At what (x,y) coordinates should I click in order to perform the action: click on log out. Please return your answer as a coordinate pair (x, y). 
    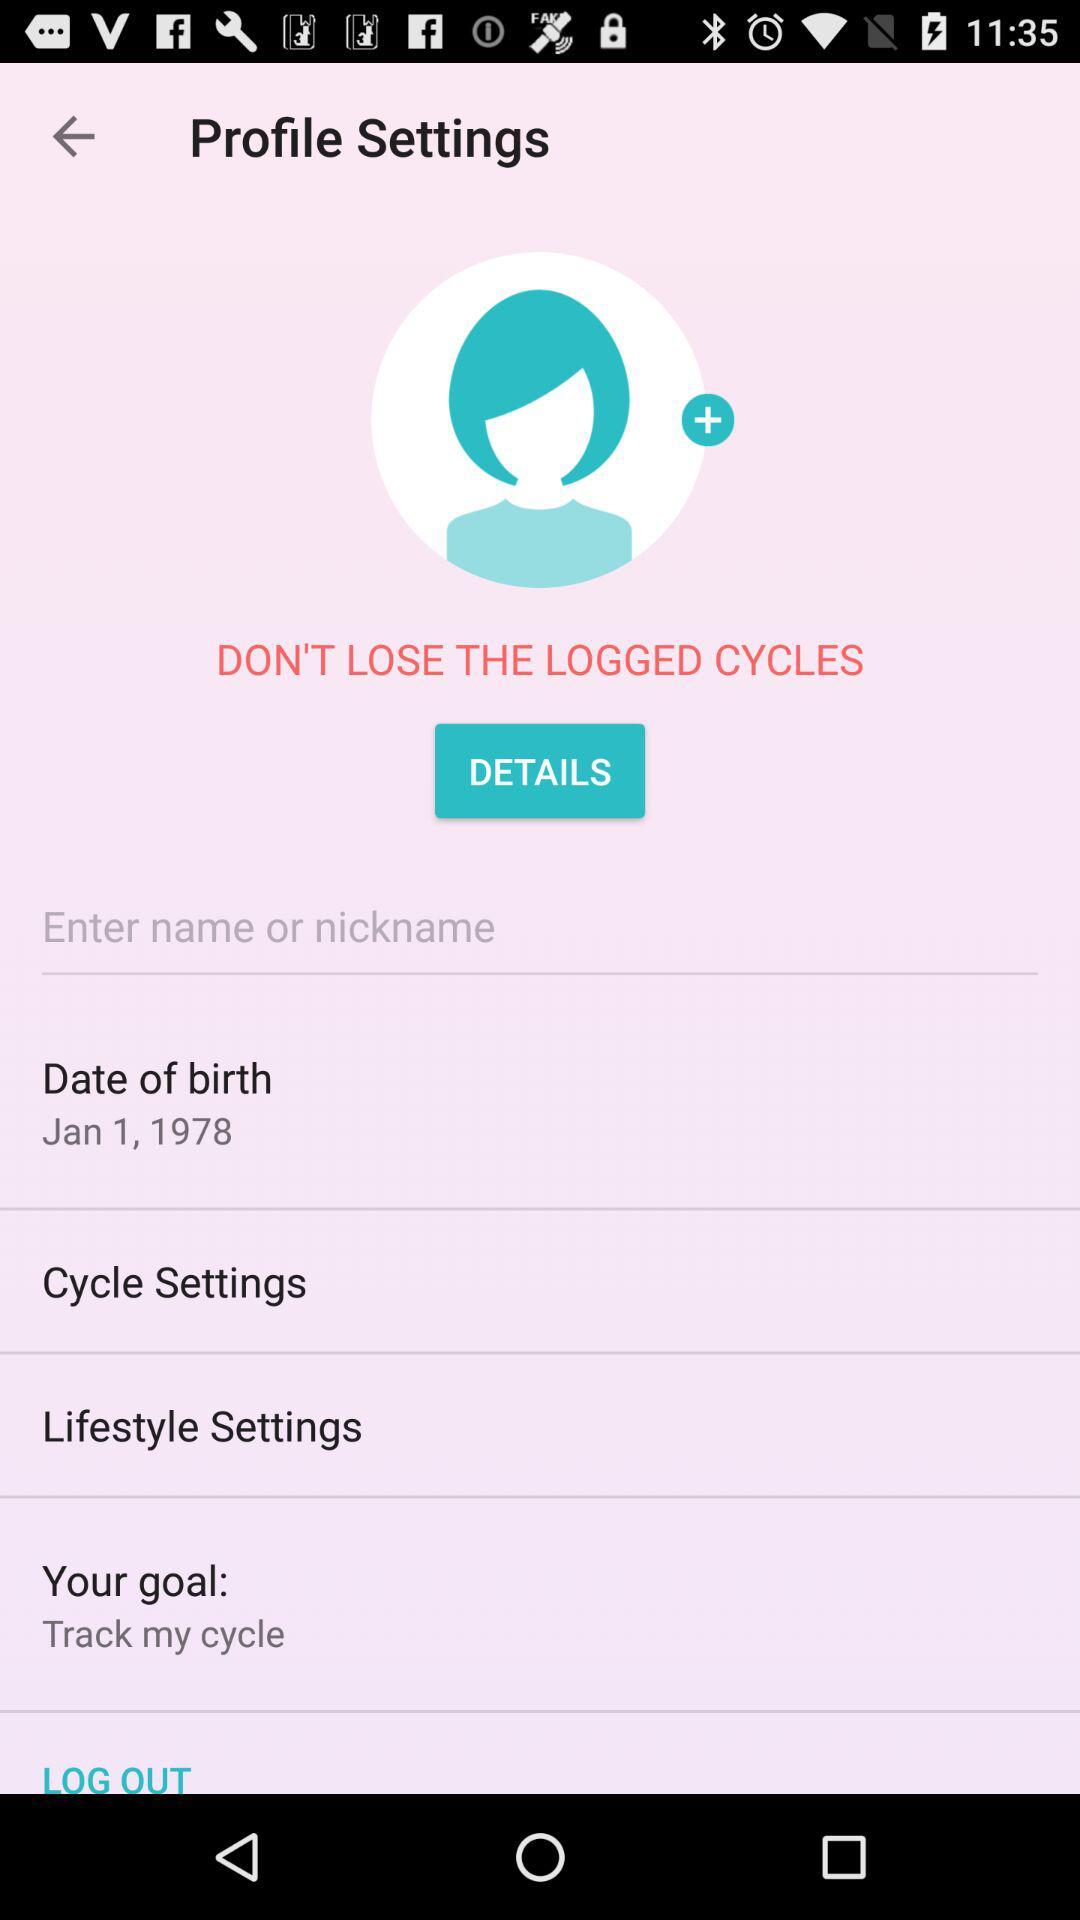
    Looking at the image, I should click on (540, 1752).